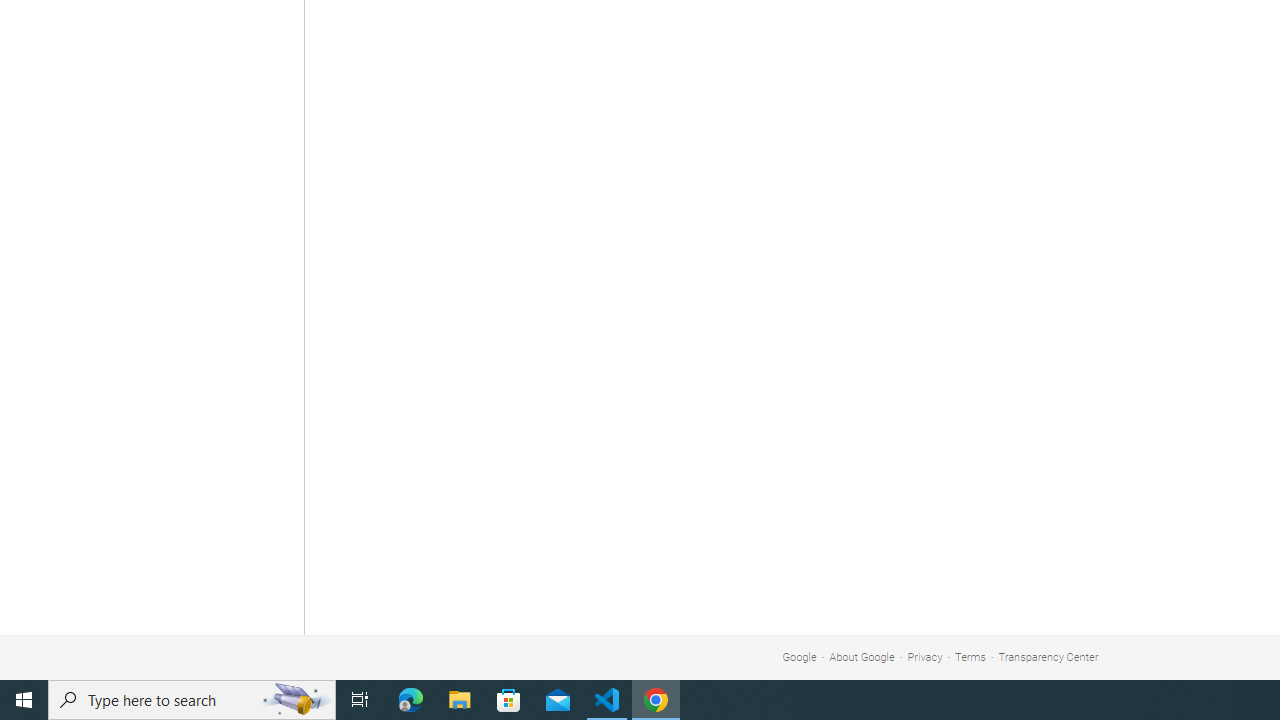 This screenshot has width=1280, height=720. Describe the element at coordinates (862, 657) in the screenshot. I see `'About Google'` at that location.